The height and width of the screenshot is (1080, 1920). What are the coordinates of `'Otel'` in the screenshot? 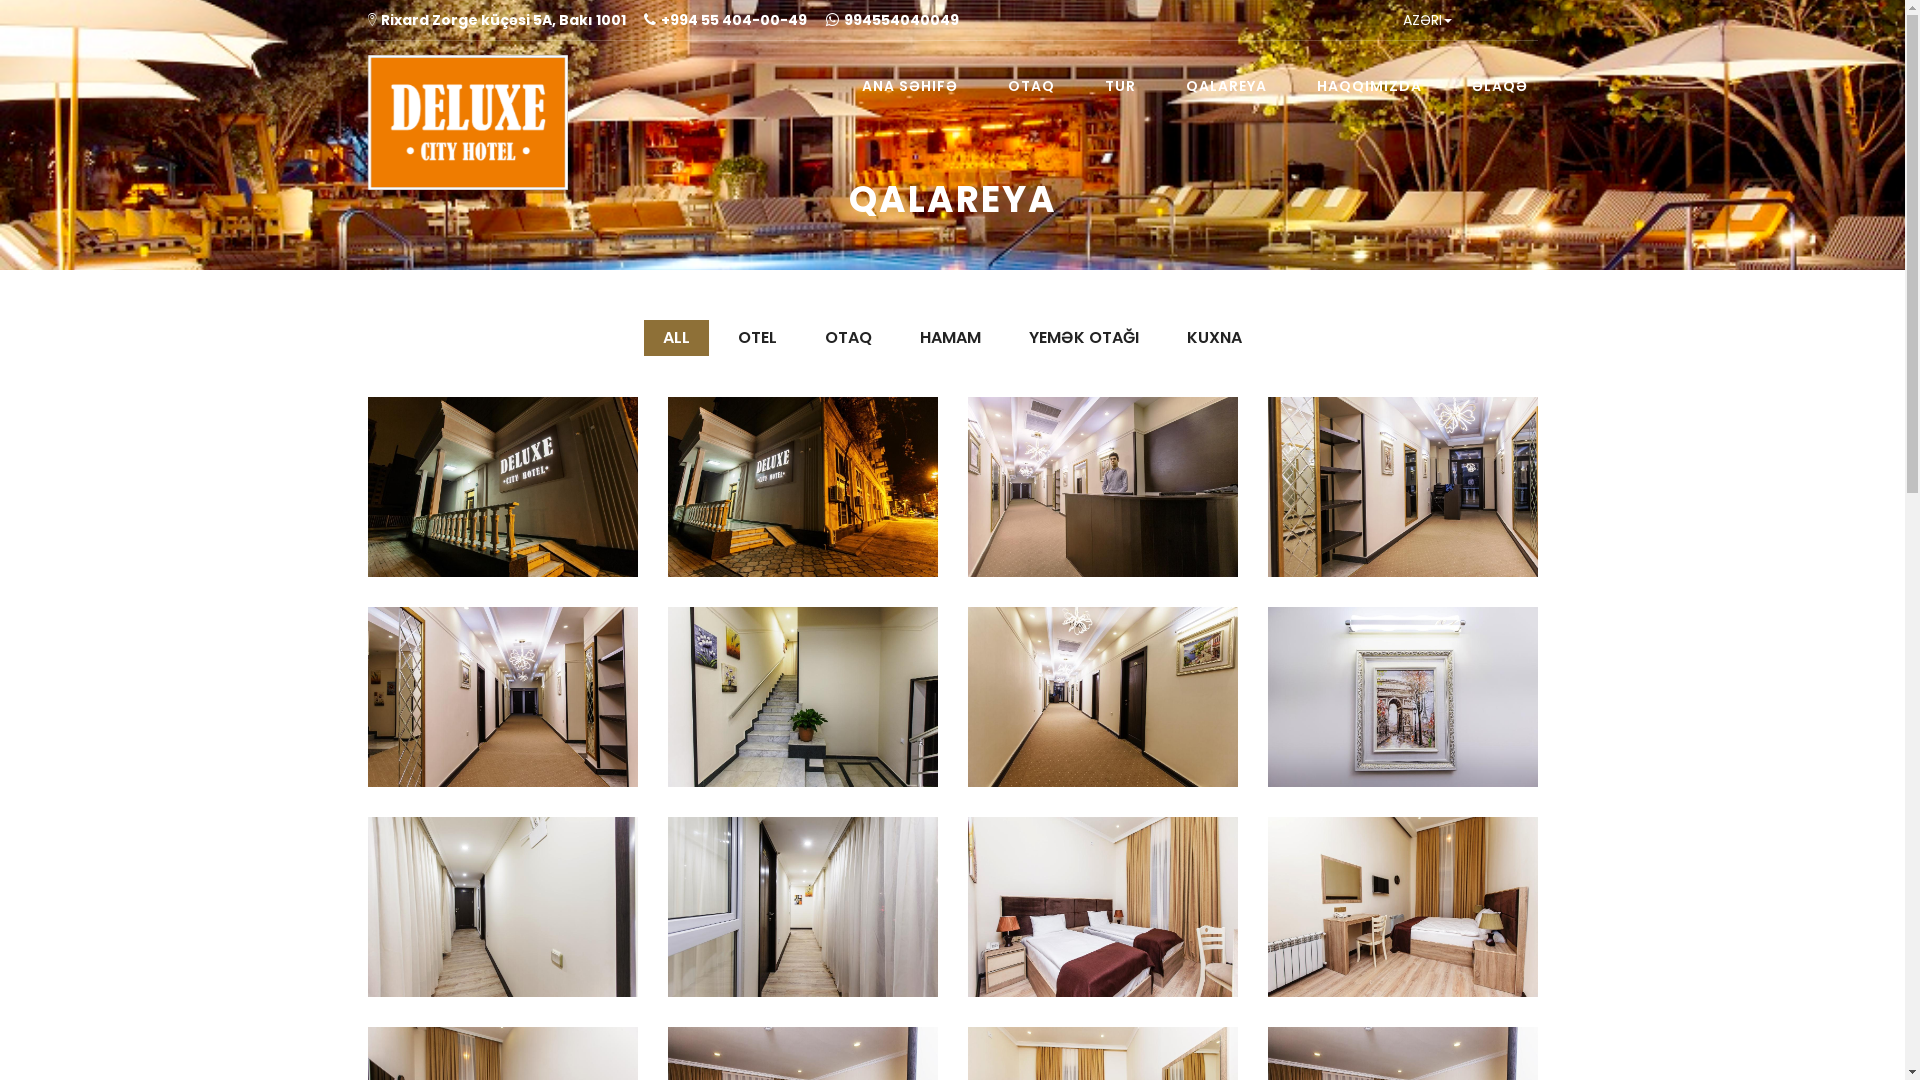 It's located at (503, 486).